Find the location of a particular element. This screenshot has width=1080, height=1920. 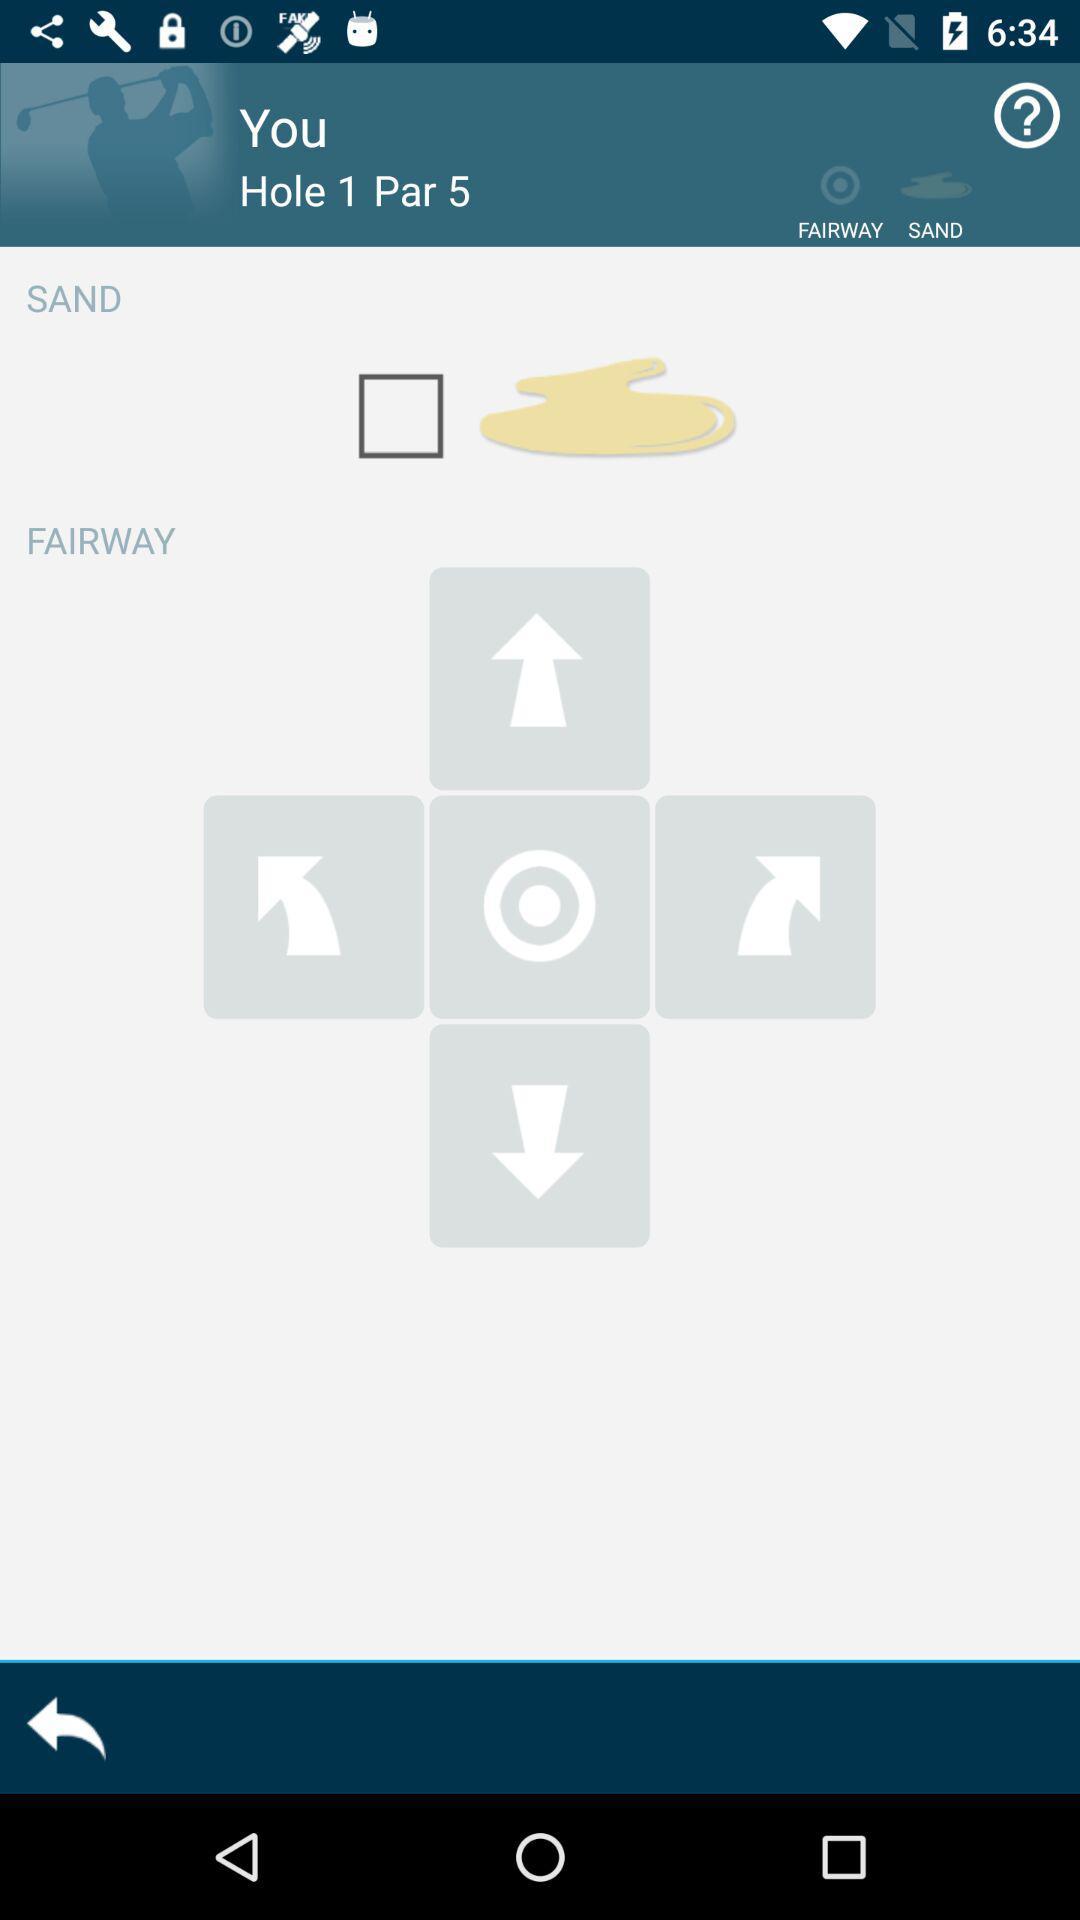

aim forward is located at coordinates (538, 678).